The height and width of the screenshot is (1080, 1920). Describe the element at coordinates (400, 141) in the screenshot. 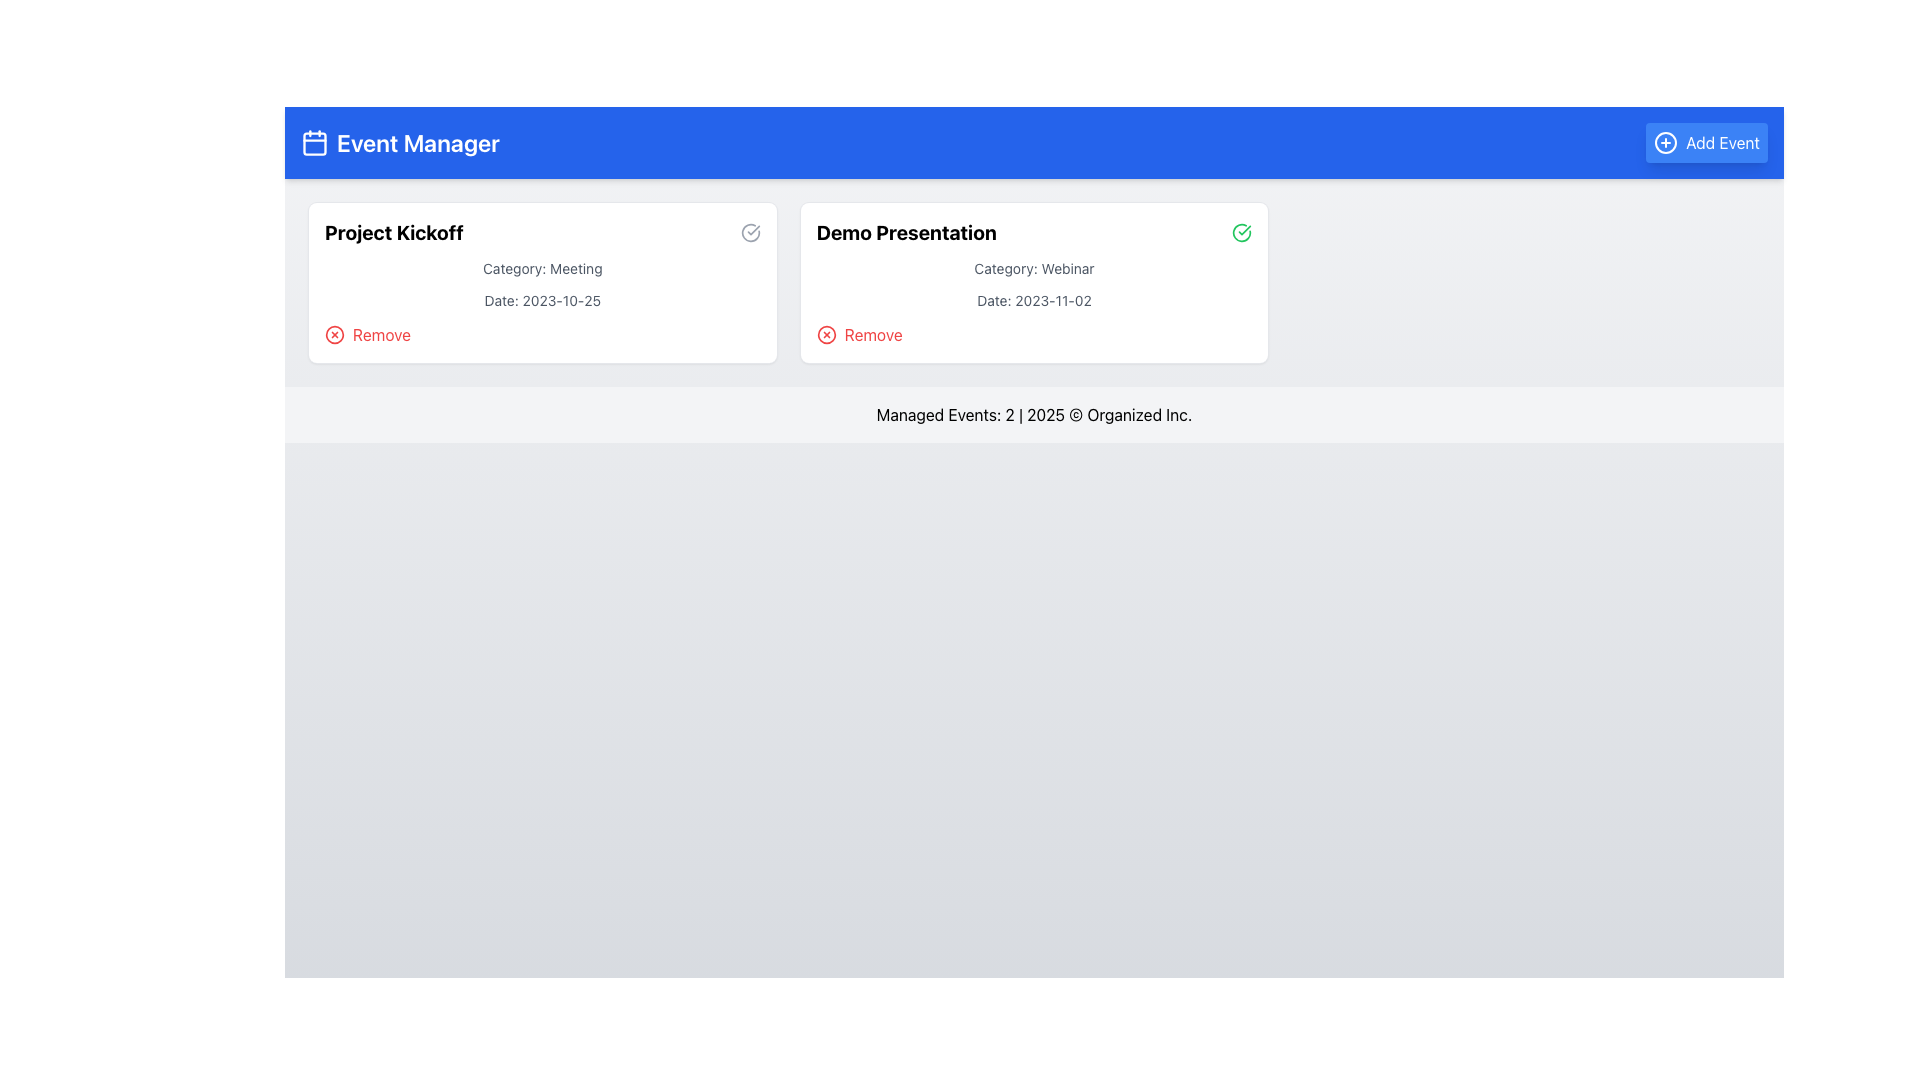

I see `the Title Text with Icon in the blue banner, which indicates the Event Manager section and is located to the far left of the banner next to a calendar icon` at that location.